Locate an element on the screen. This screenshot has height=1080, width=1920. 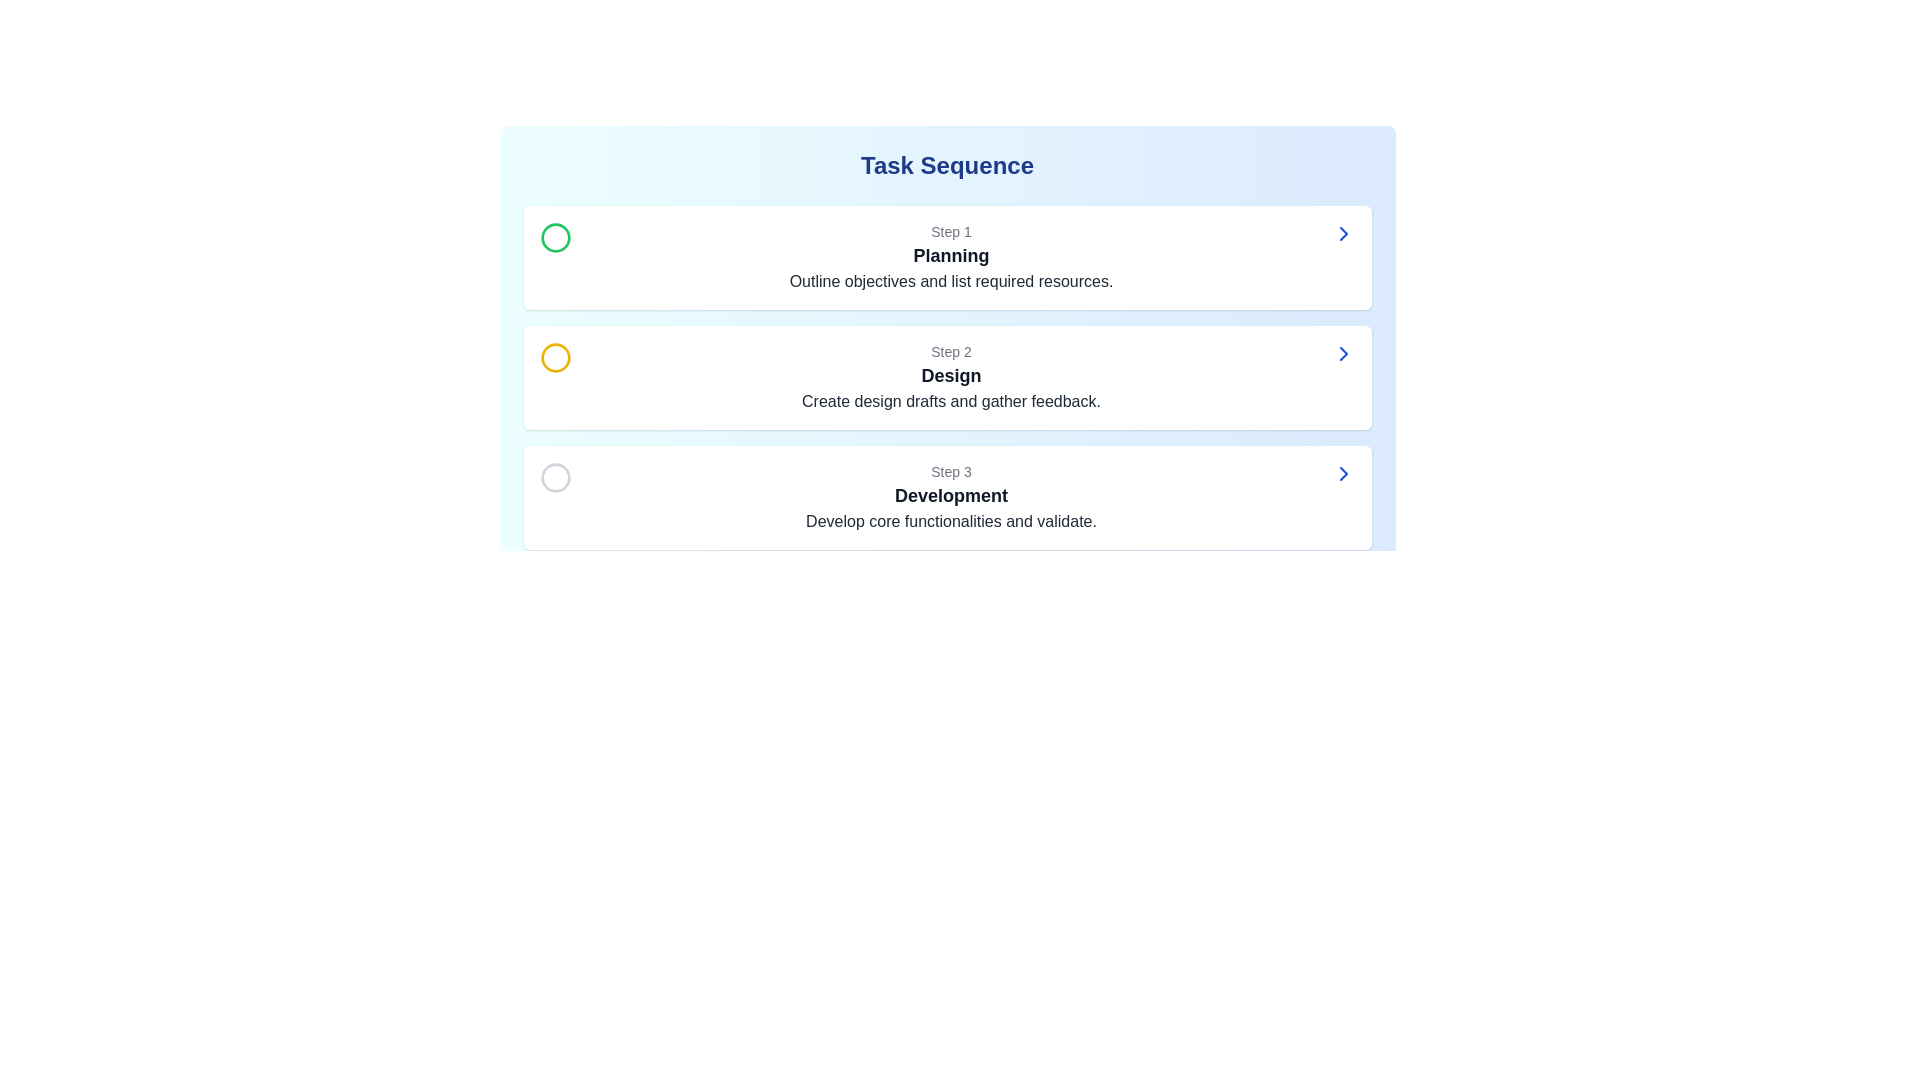
the arrow icon located in the top-right corner of the card for step 1, titled 'Planning' is located at coordinates (1343, 233).